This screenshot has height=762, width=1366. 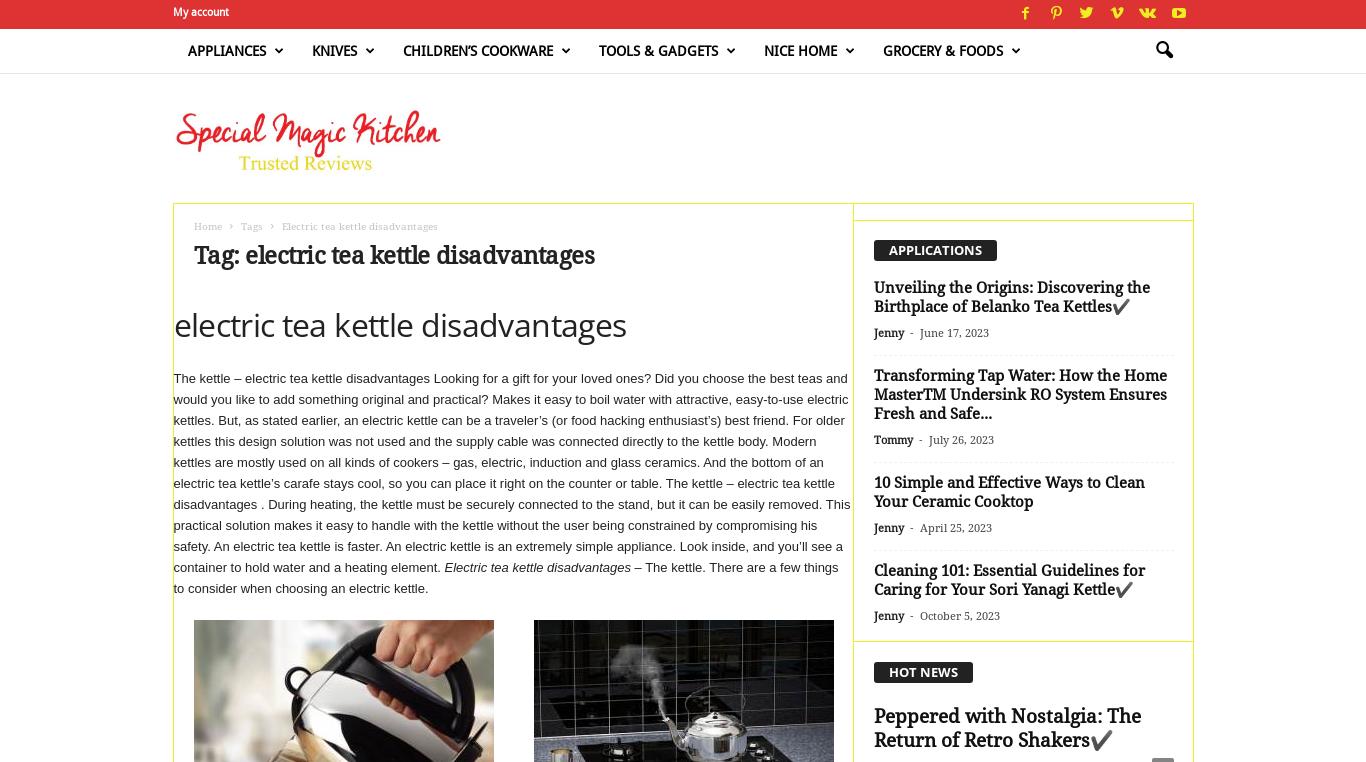 What do you see at coordinates (1008, 492) in the screenshot?
I see `'10 Simple and Effective Ways to Clean Your Ceramic Cooktop'` at bounding box center [1008, 492].